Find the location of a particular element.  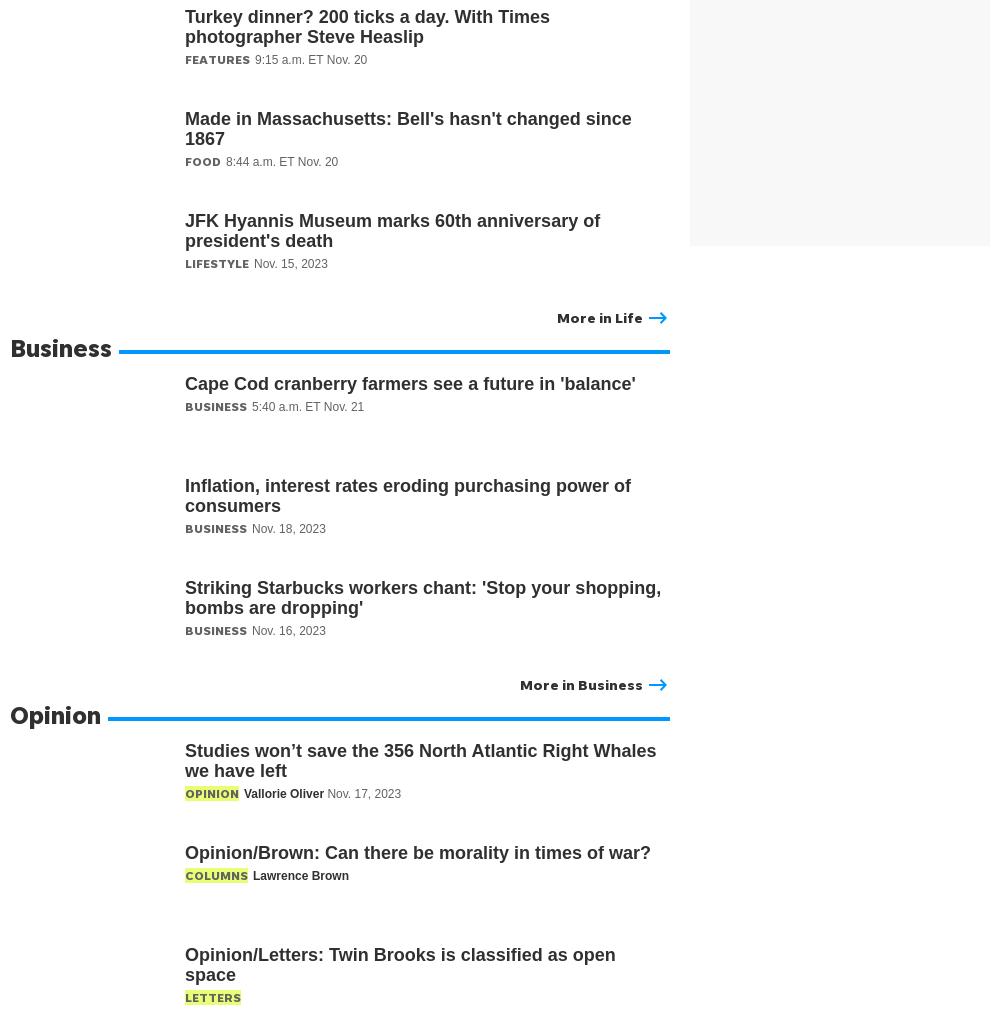

'Vallorie Oliver' is located at coordinates (285, 793).